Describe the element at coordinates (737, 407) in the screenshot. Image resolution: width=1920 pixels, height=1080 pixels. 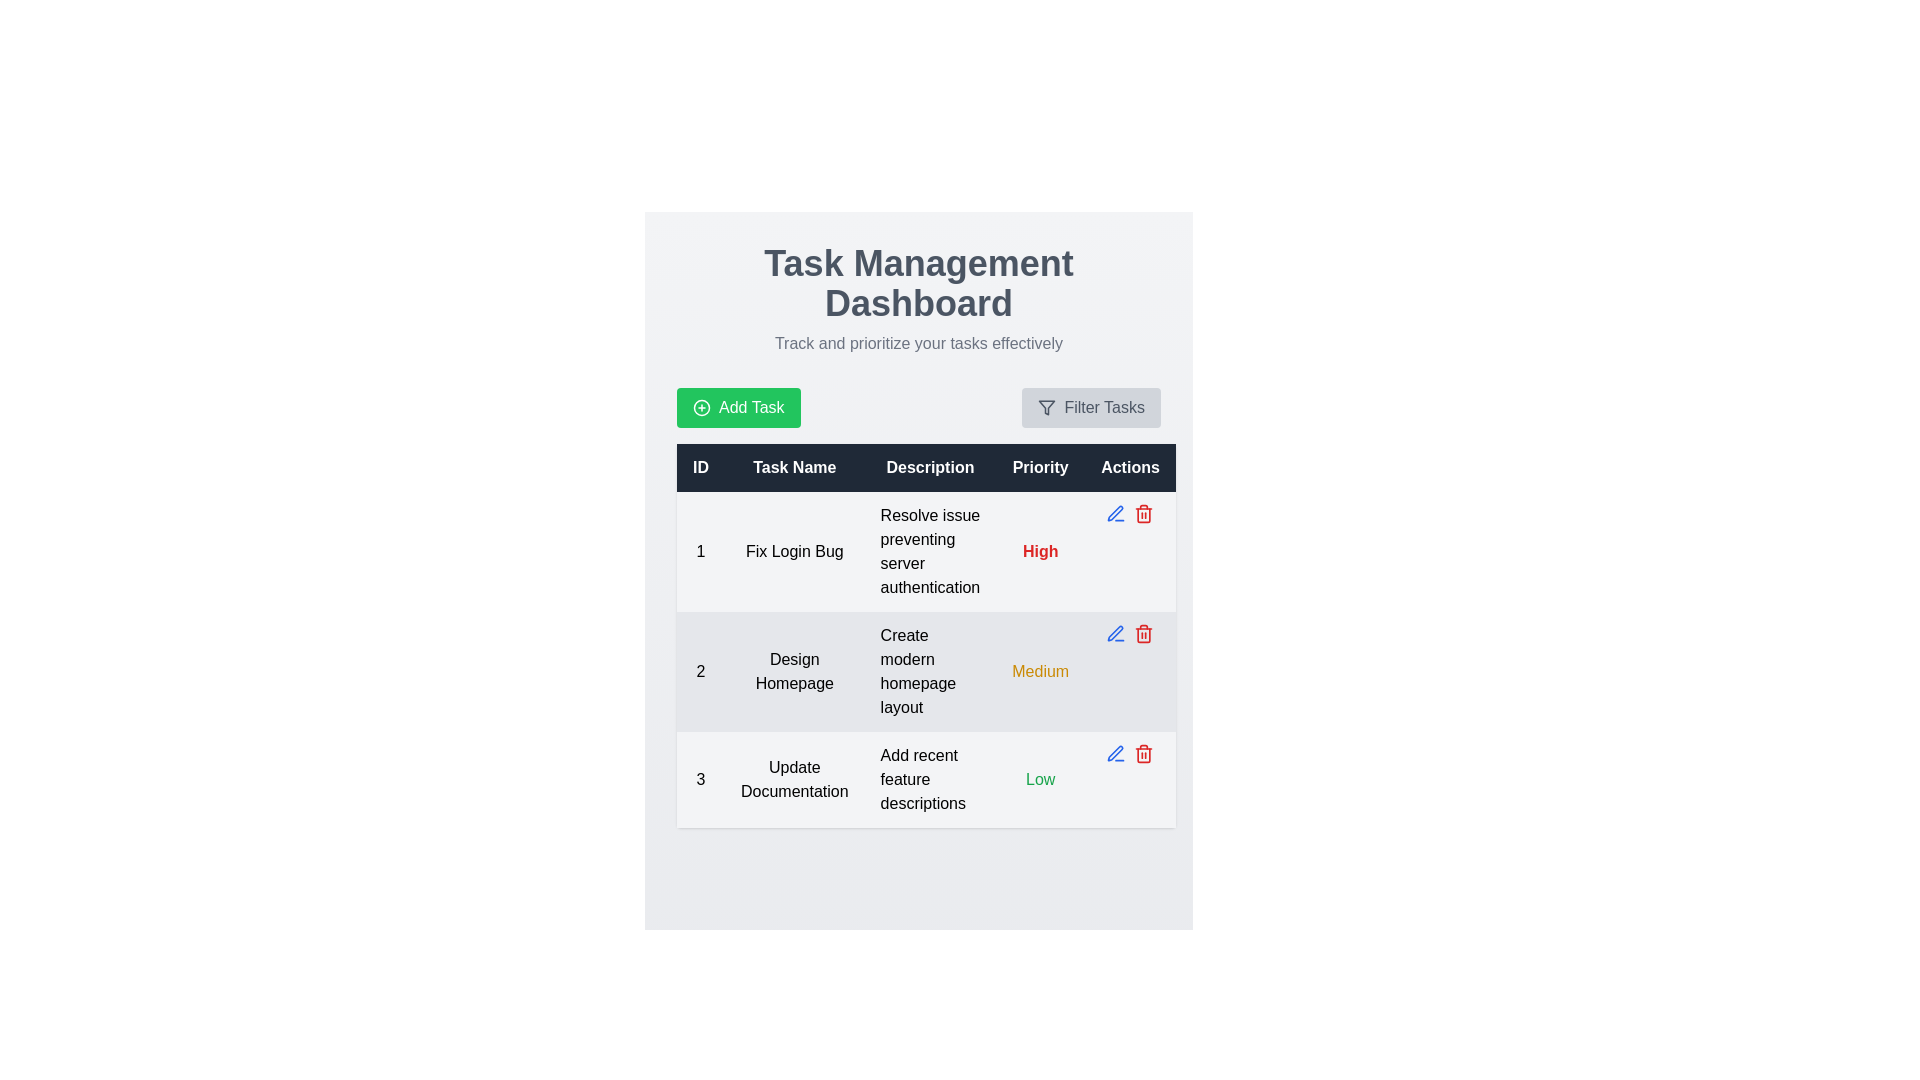
I see `the 'Add Task' button located in the top left section of the dashboard, positioned to the left of the 'Filter Tasks' button` at that location.